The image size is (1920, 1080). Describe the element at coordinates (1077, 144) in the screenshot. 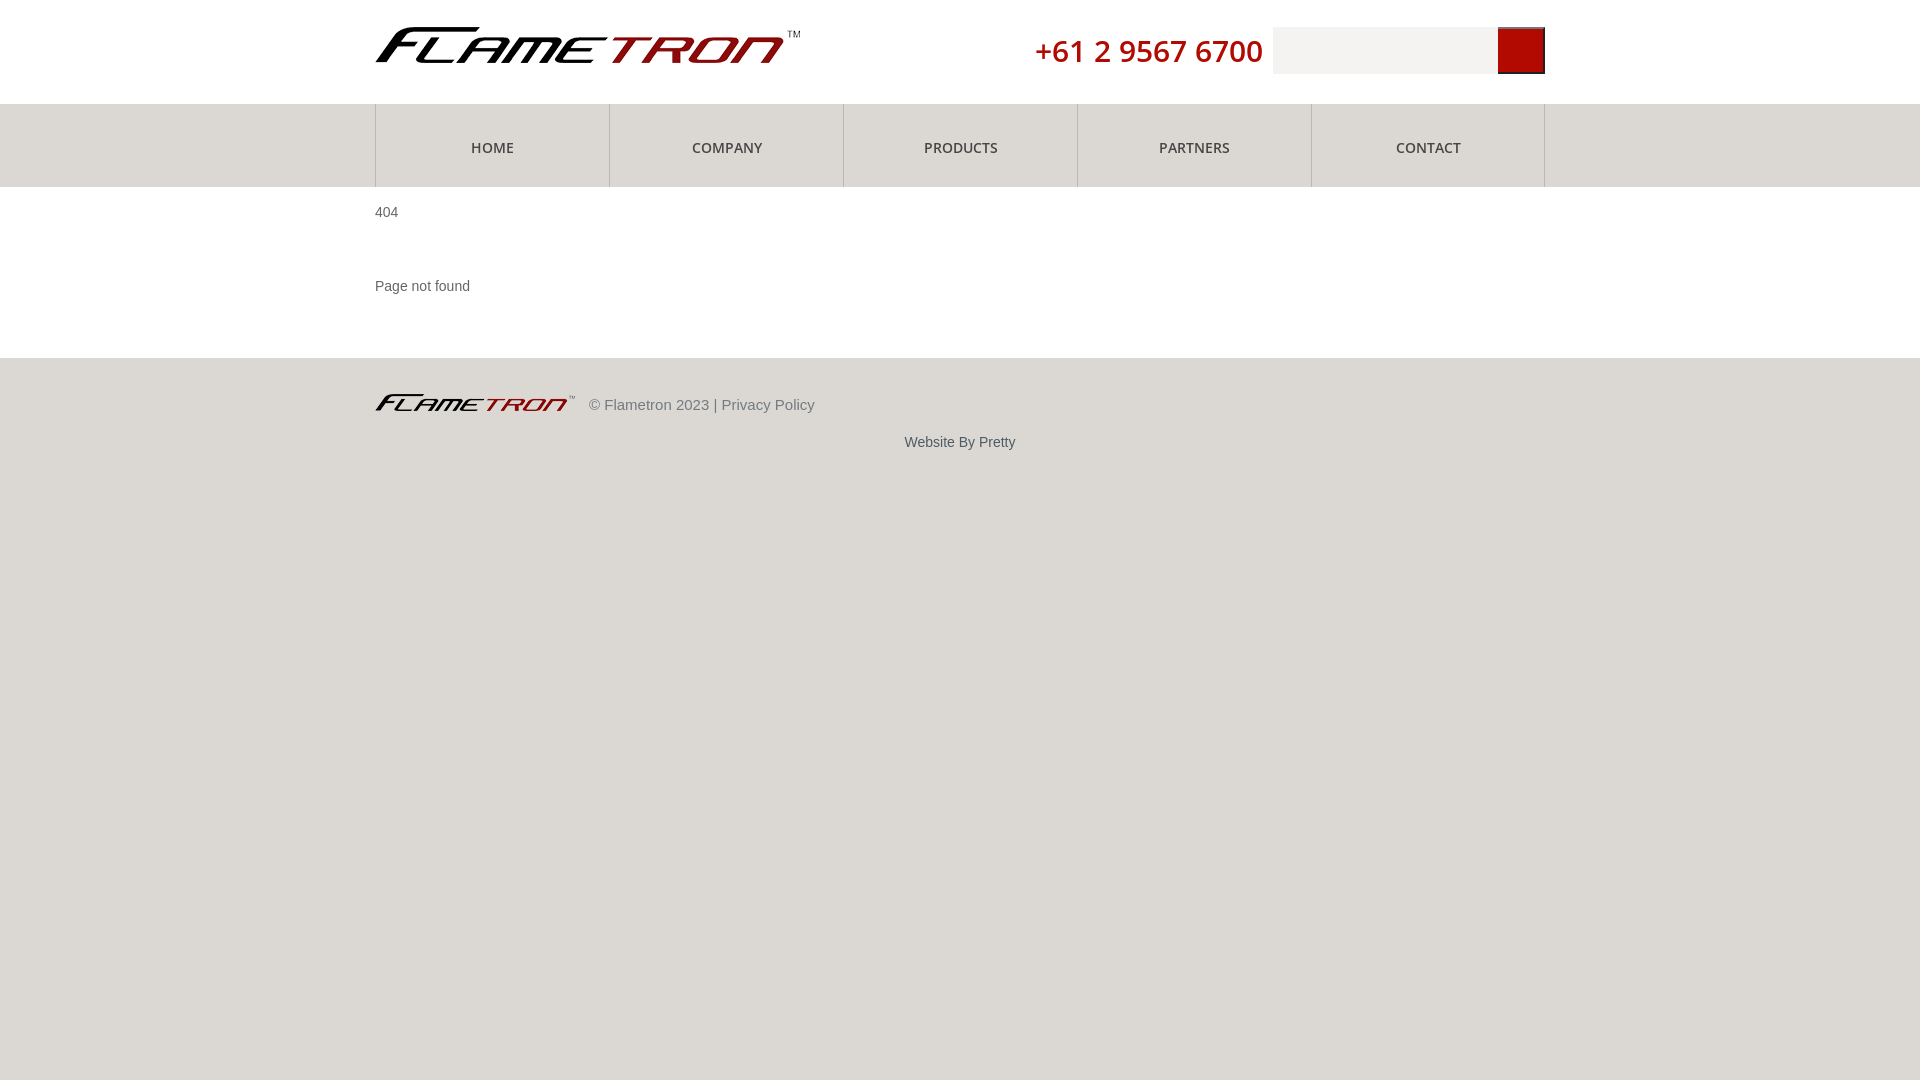

I see `'PARTNERS'` at that location.